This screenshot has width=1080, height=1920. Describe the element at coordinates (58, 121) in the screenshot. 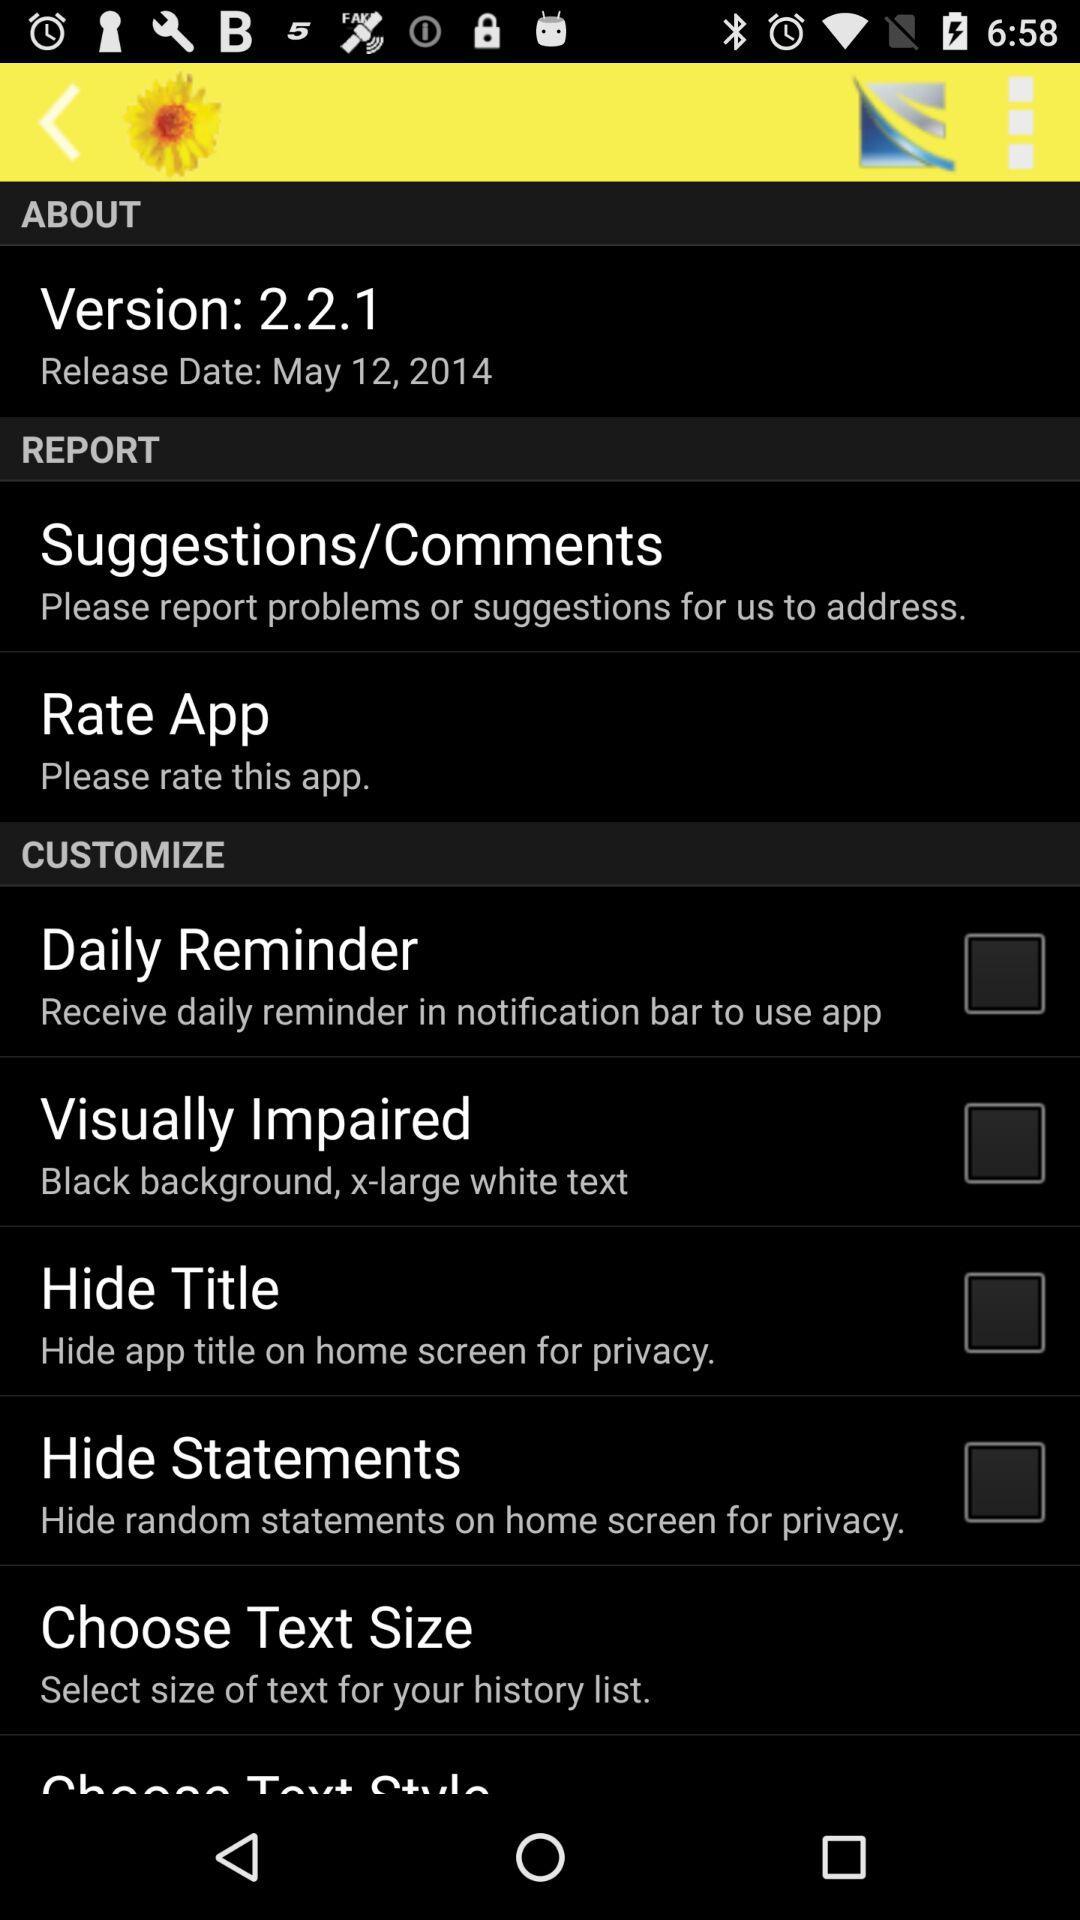

I see `the app above the about` at that location.